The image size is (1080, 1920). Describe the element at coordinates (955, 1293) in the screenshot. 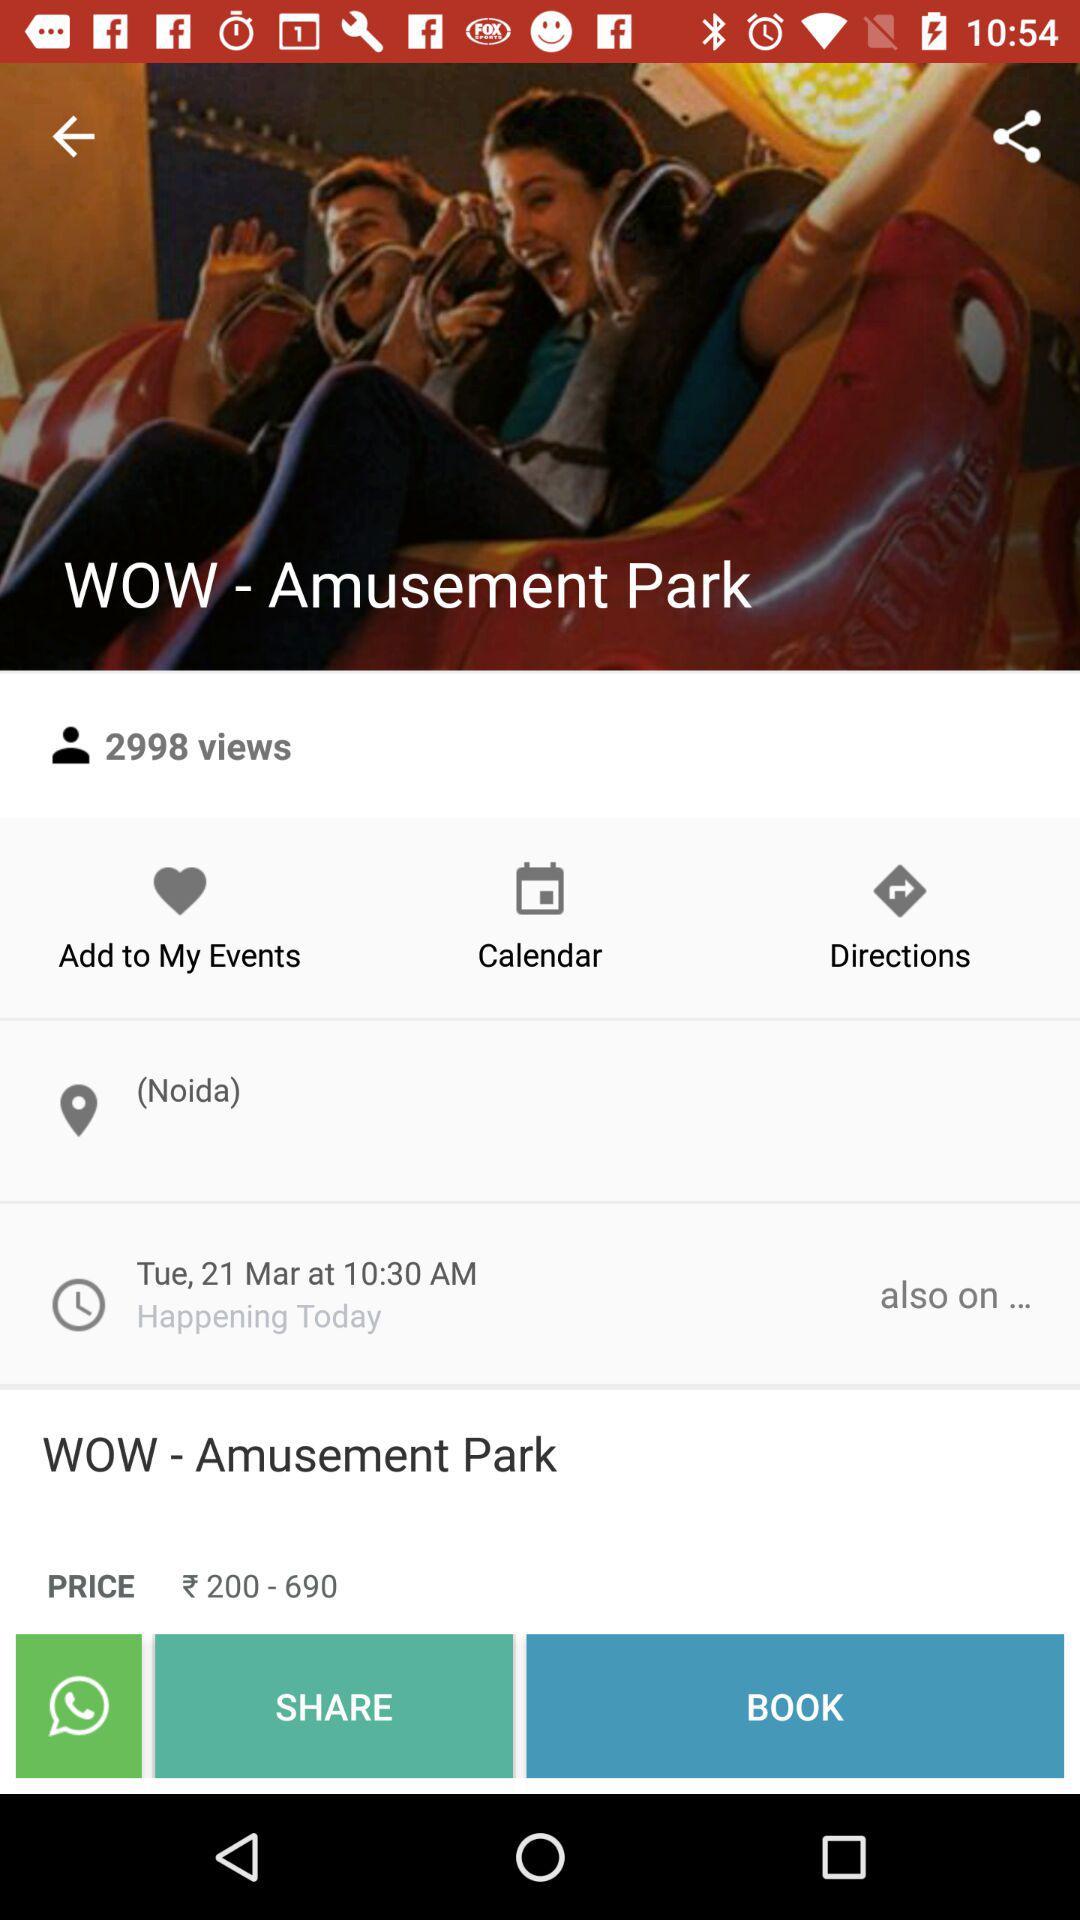

I see `icon next to the tue 21 mar` at that location.